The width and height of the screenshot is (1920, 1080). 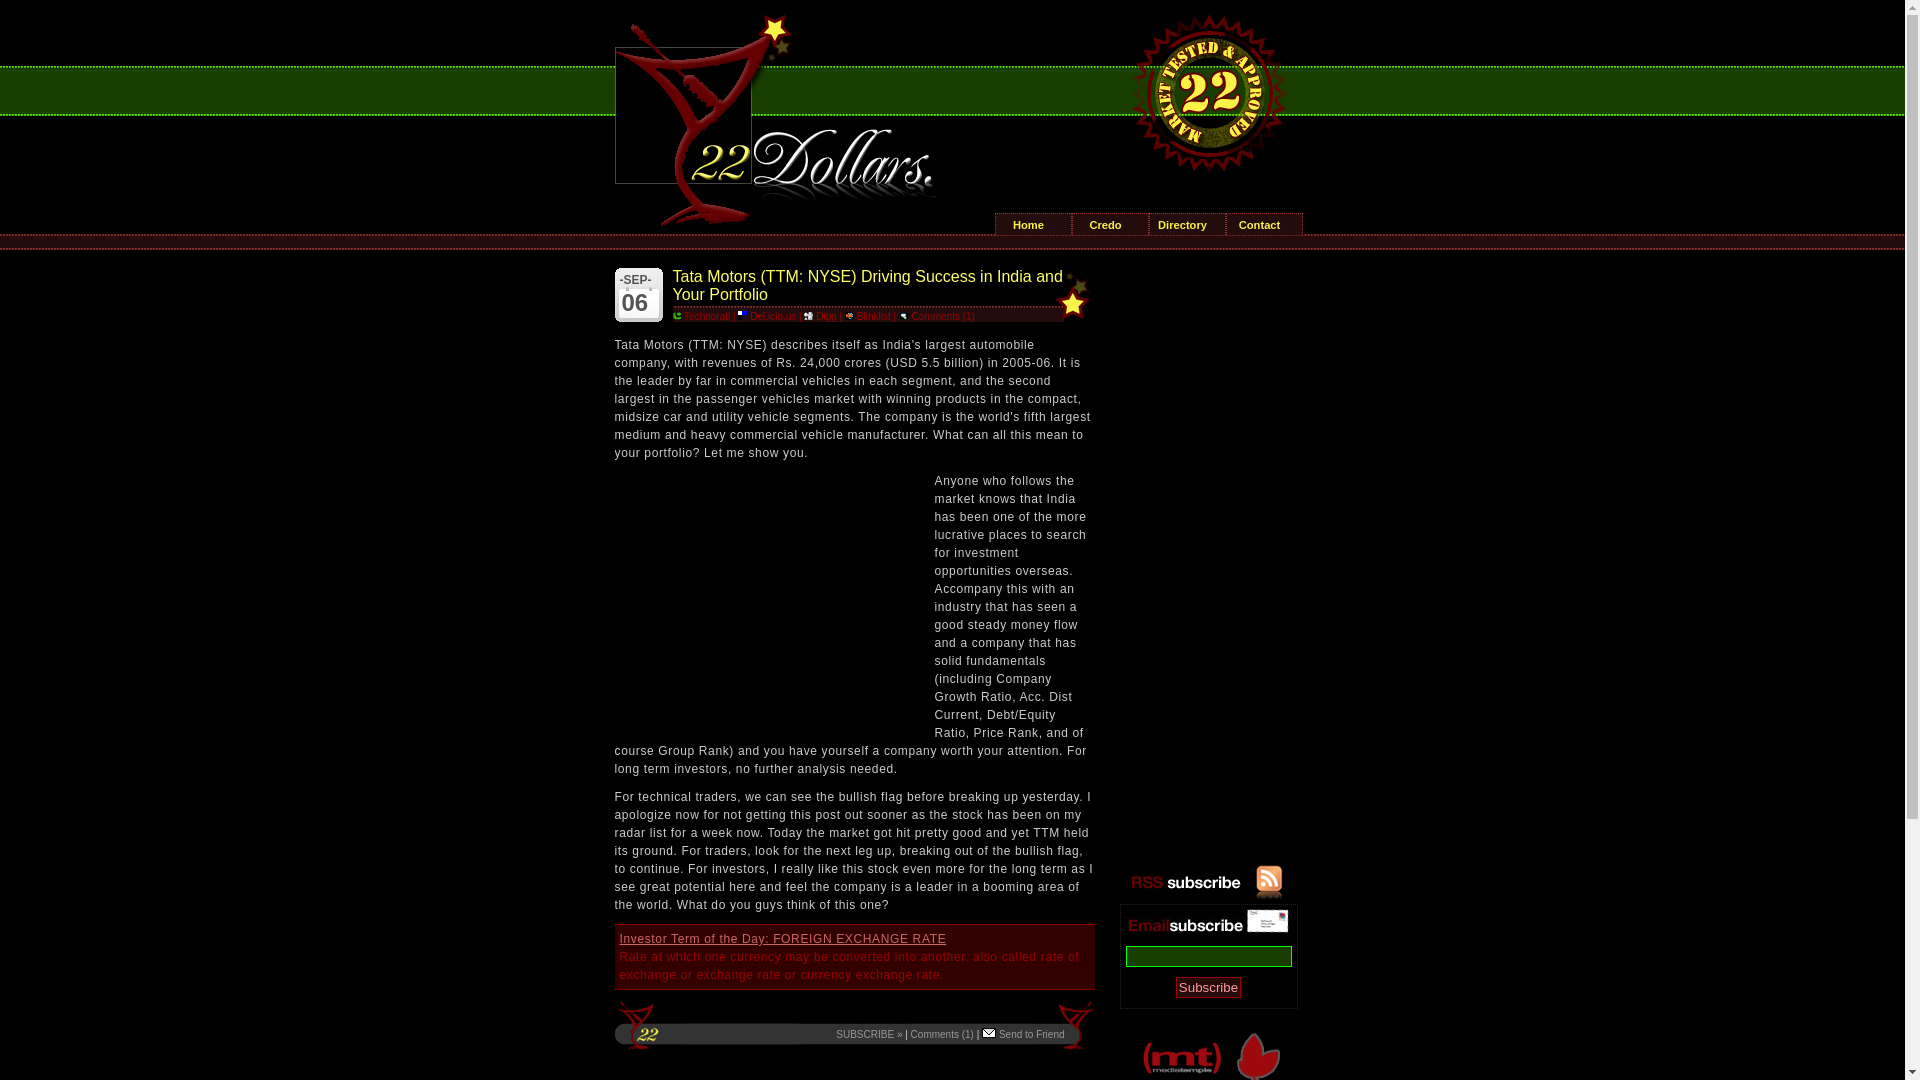 What do you see at coordinates (1187, 224) in the screenshot?
I see `'Directory'` at bounding box center [1187, 224].